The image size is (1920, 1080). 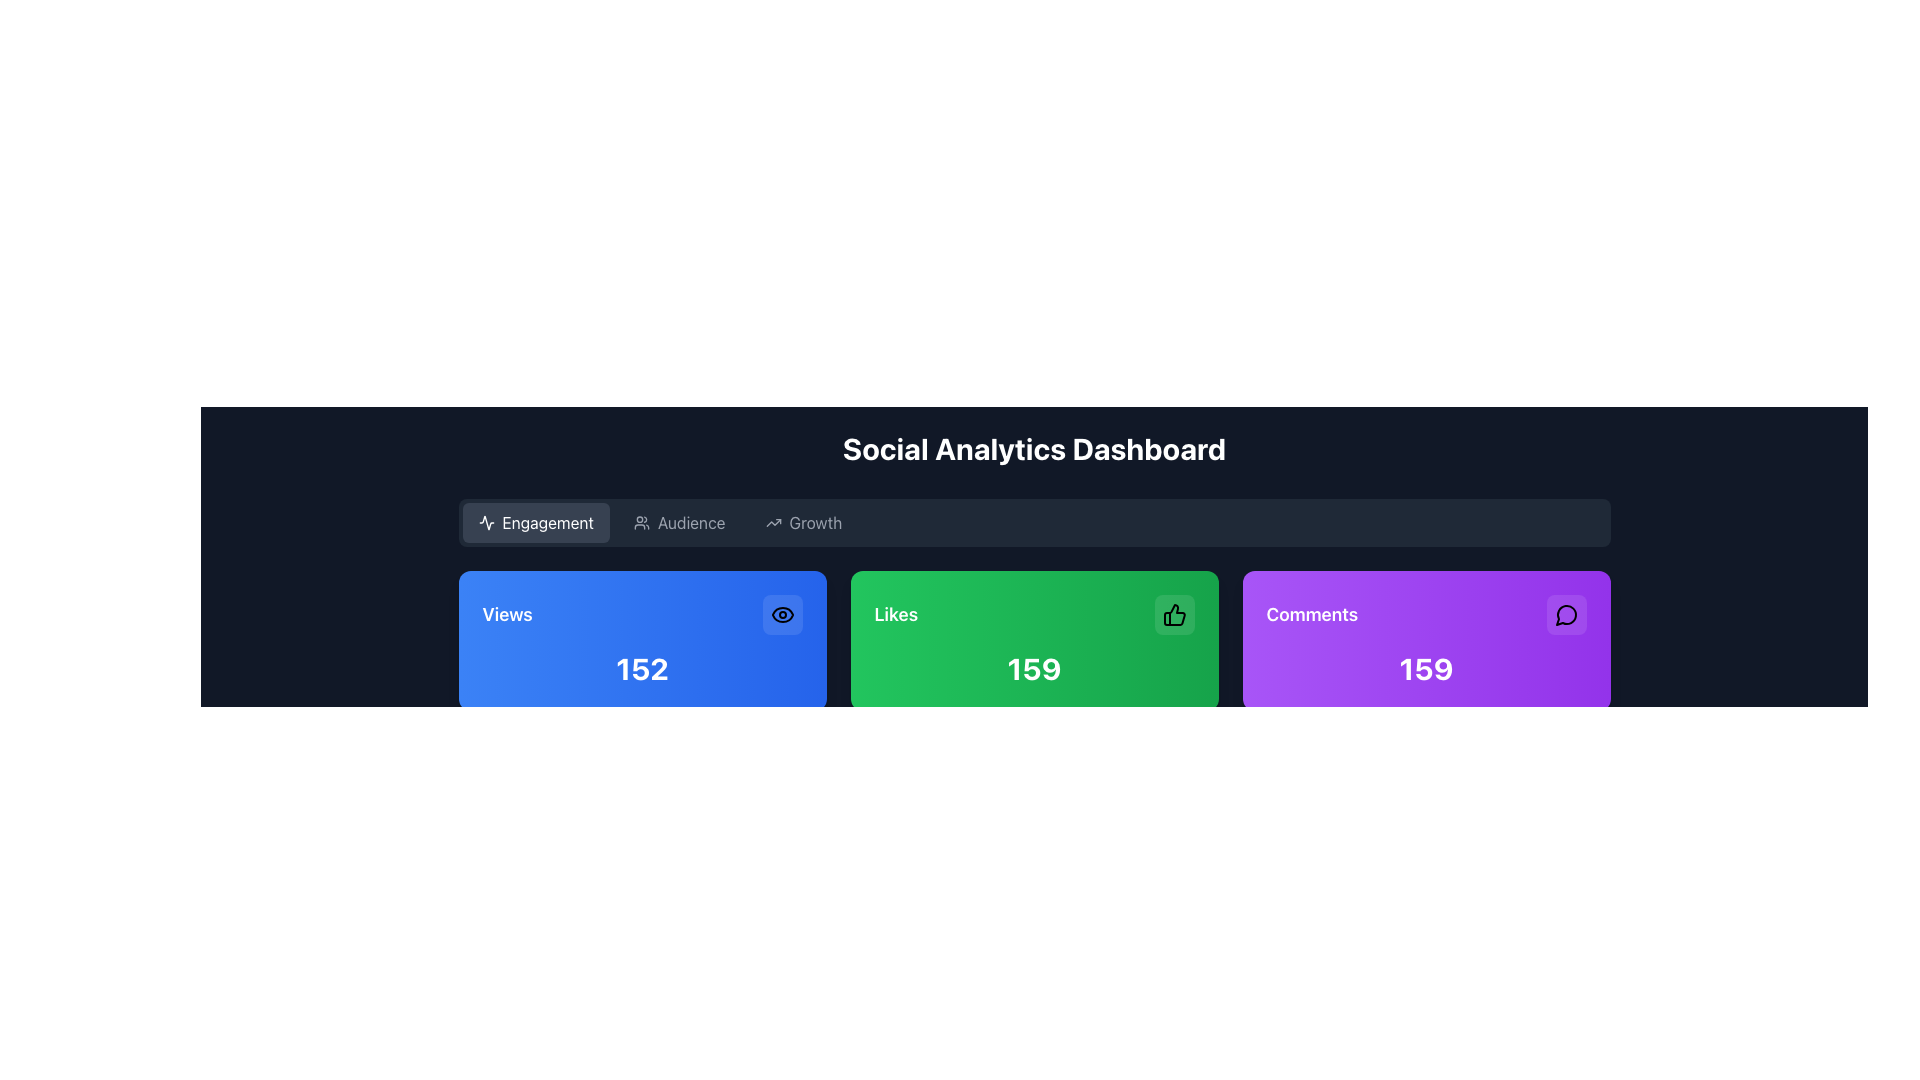 I want to click on the 'Engagement' text label, so click(x=547, y=522).